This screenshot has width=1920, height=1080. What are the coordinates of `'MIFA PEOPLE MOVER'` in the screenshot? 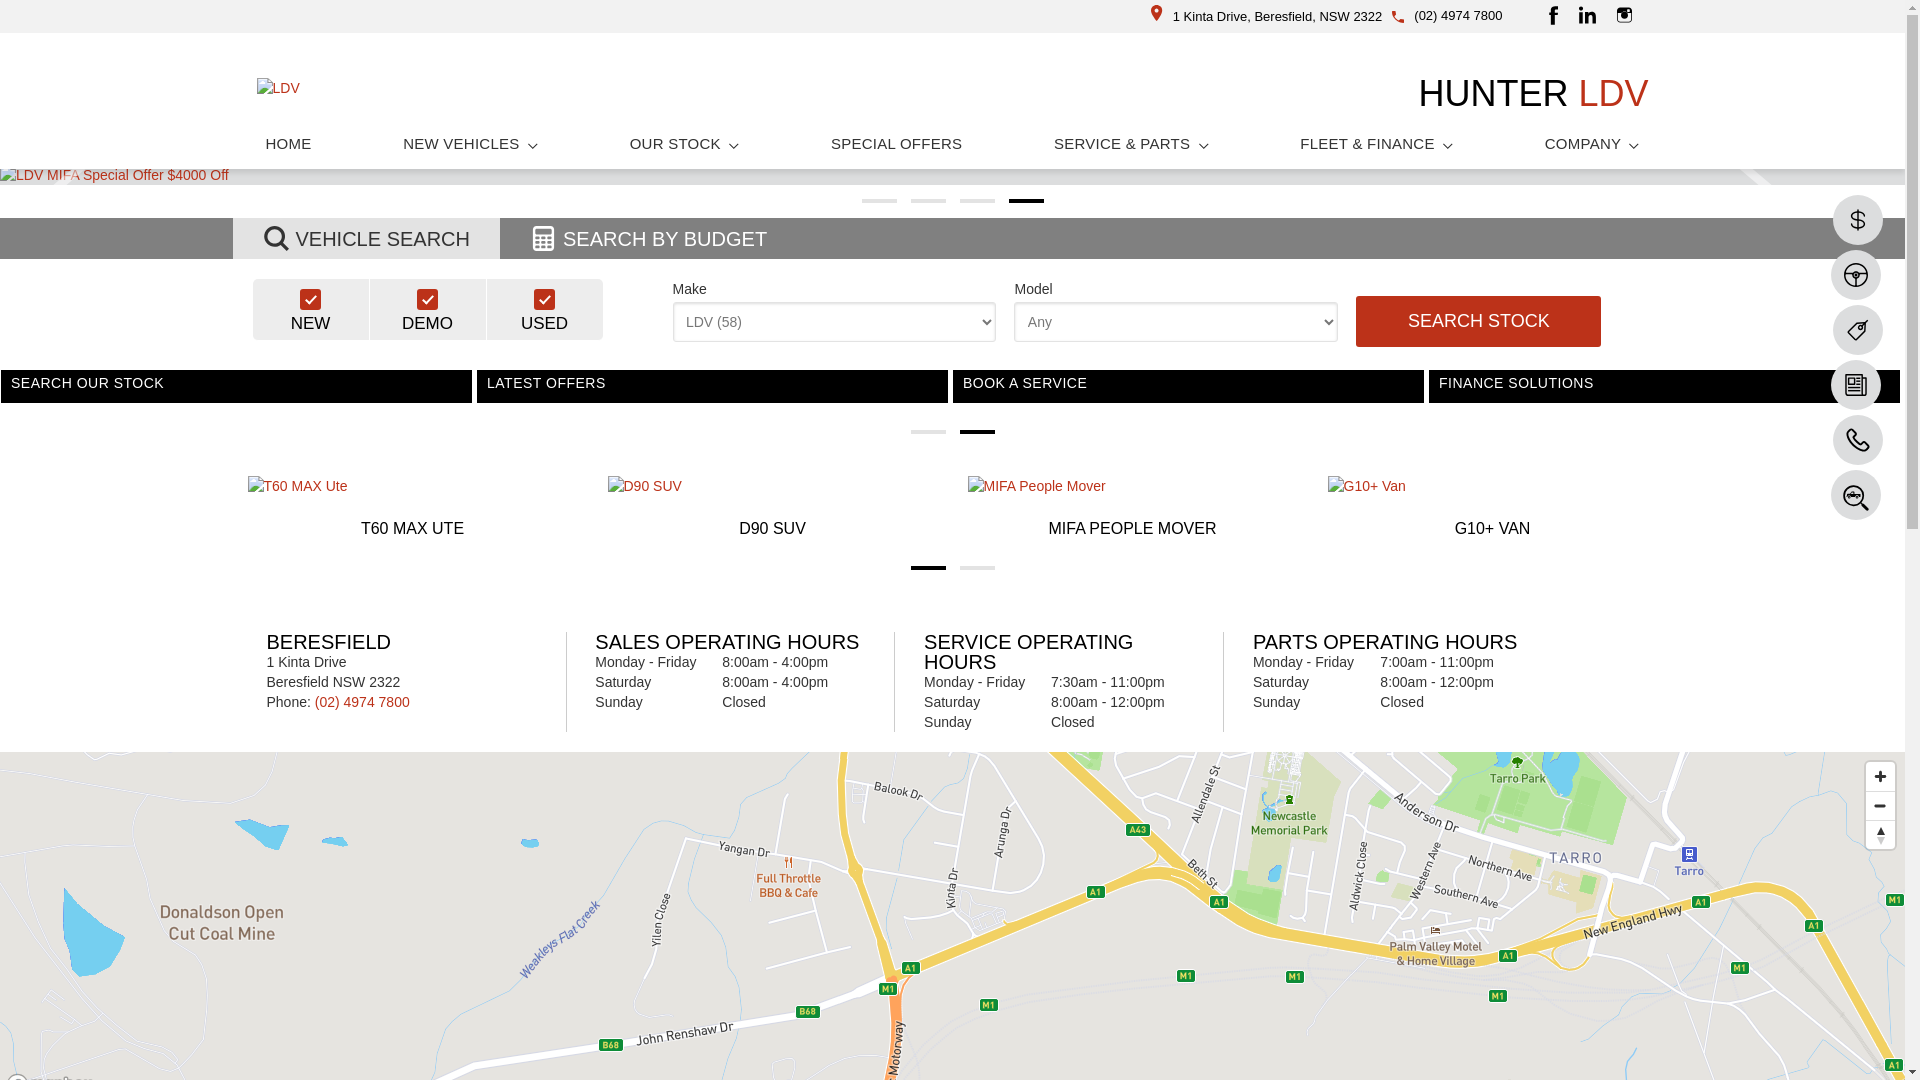 It's located at (1132, 508).